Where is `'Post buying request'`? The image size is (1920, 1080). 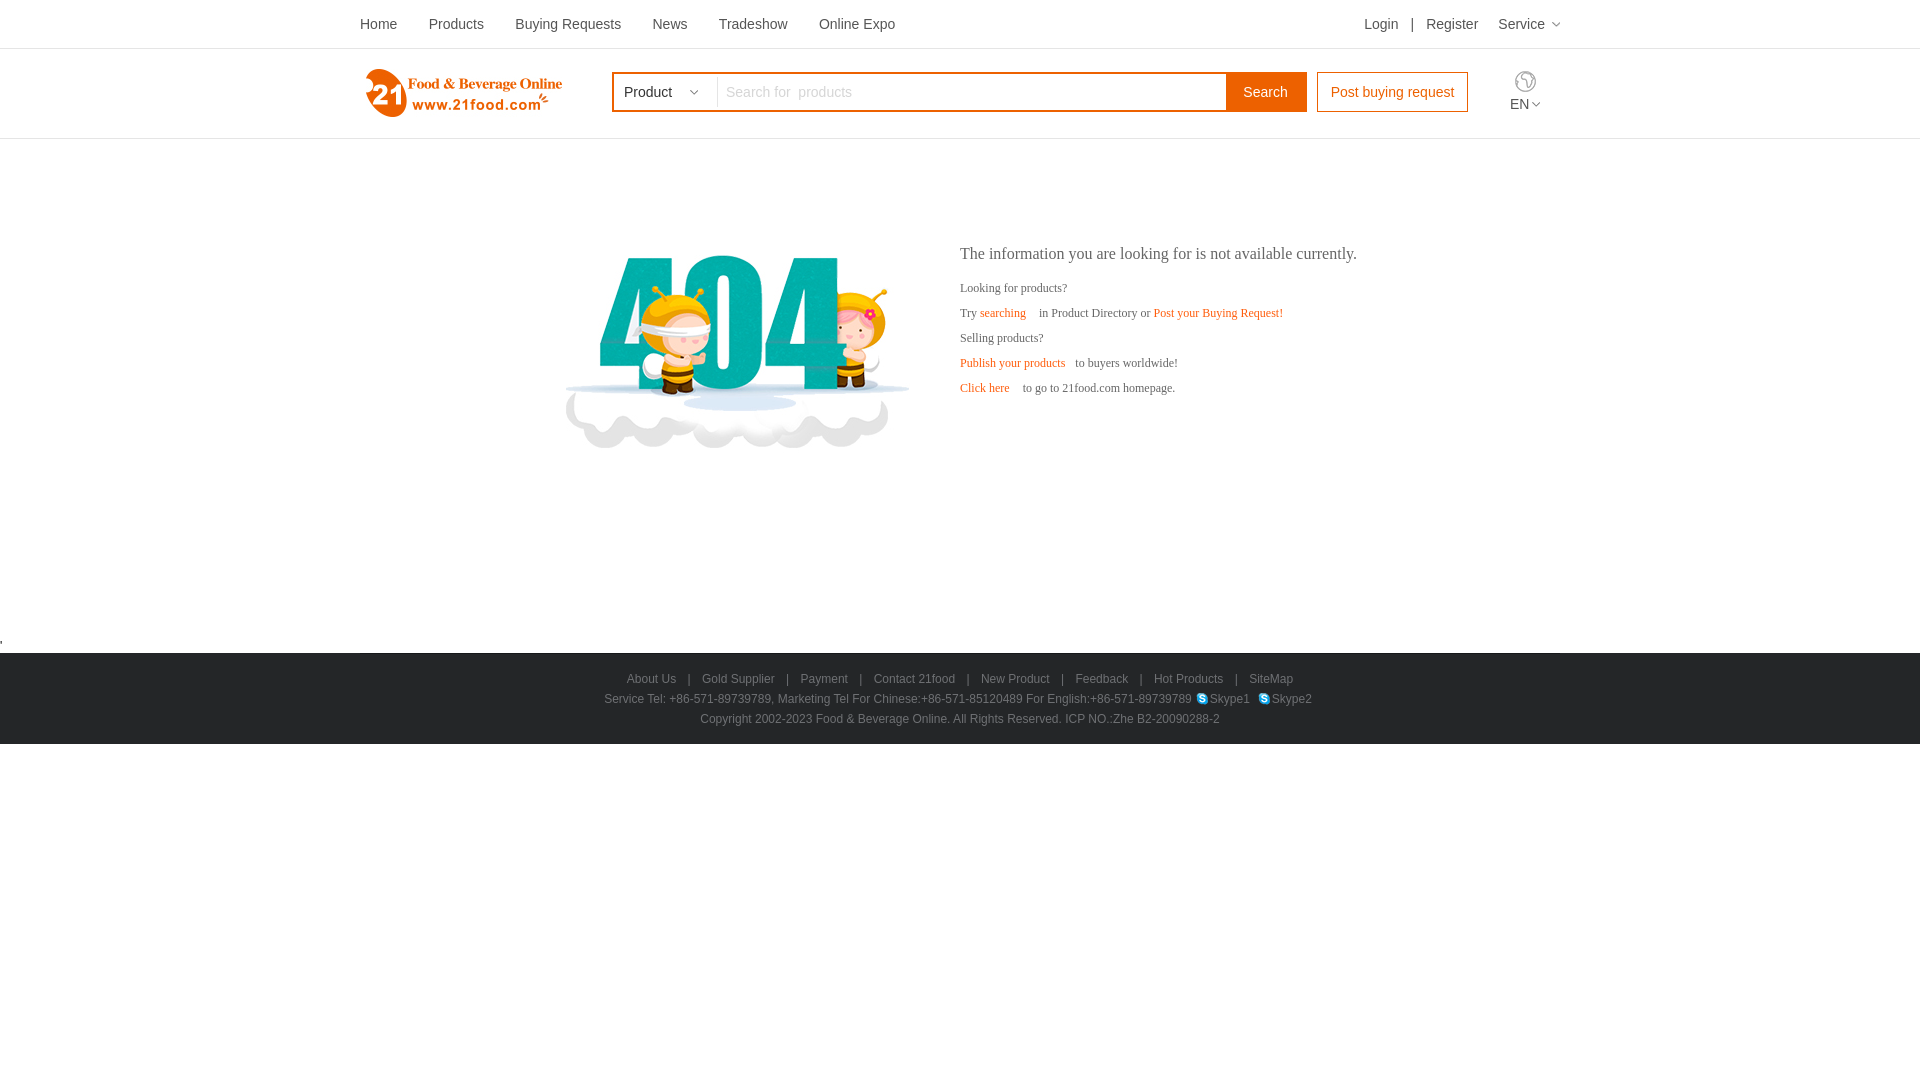 'Post buying request' is located at coordinates (1391, 92).